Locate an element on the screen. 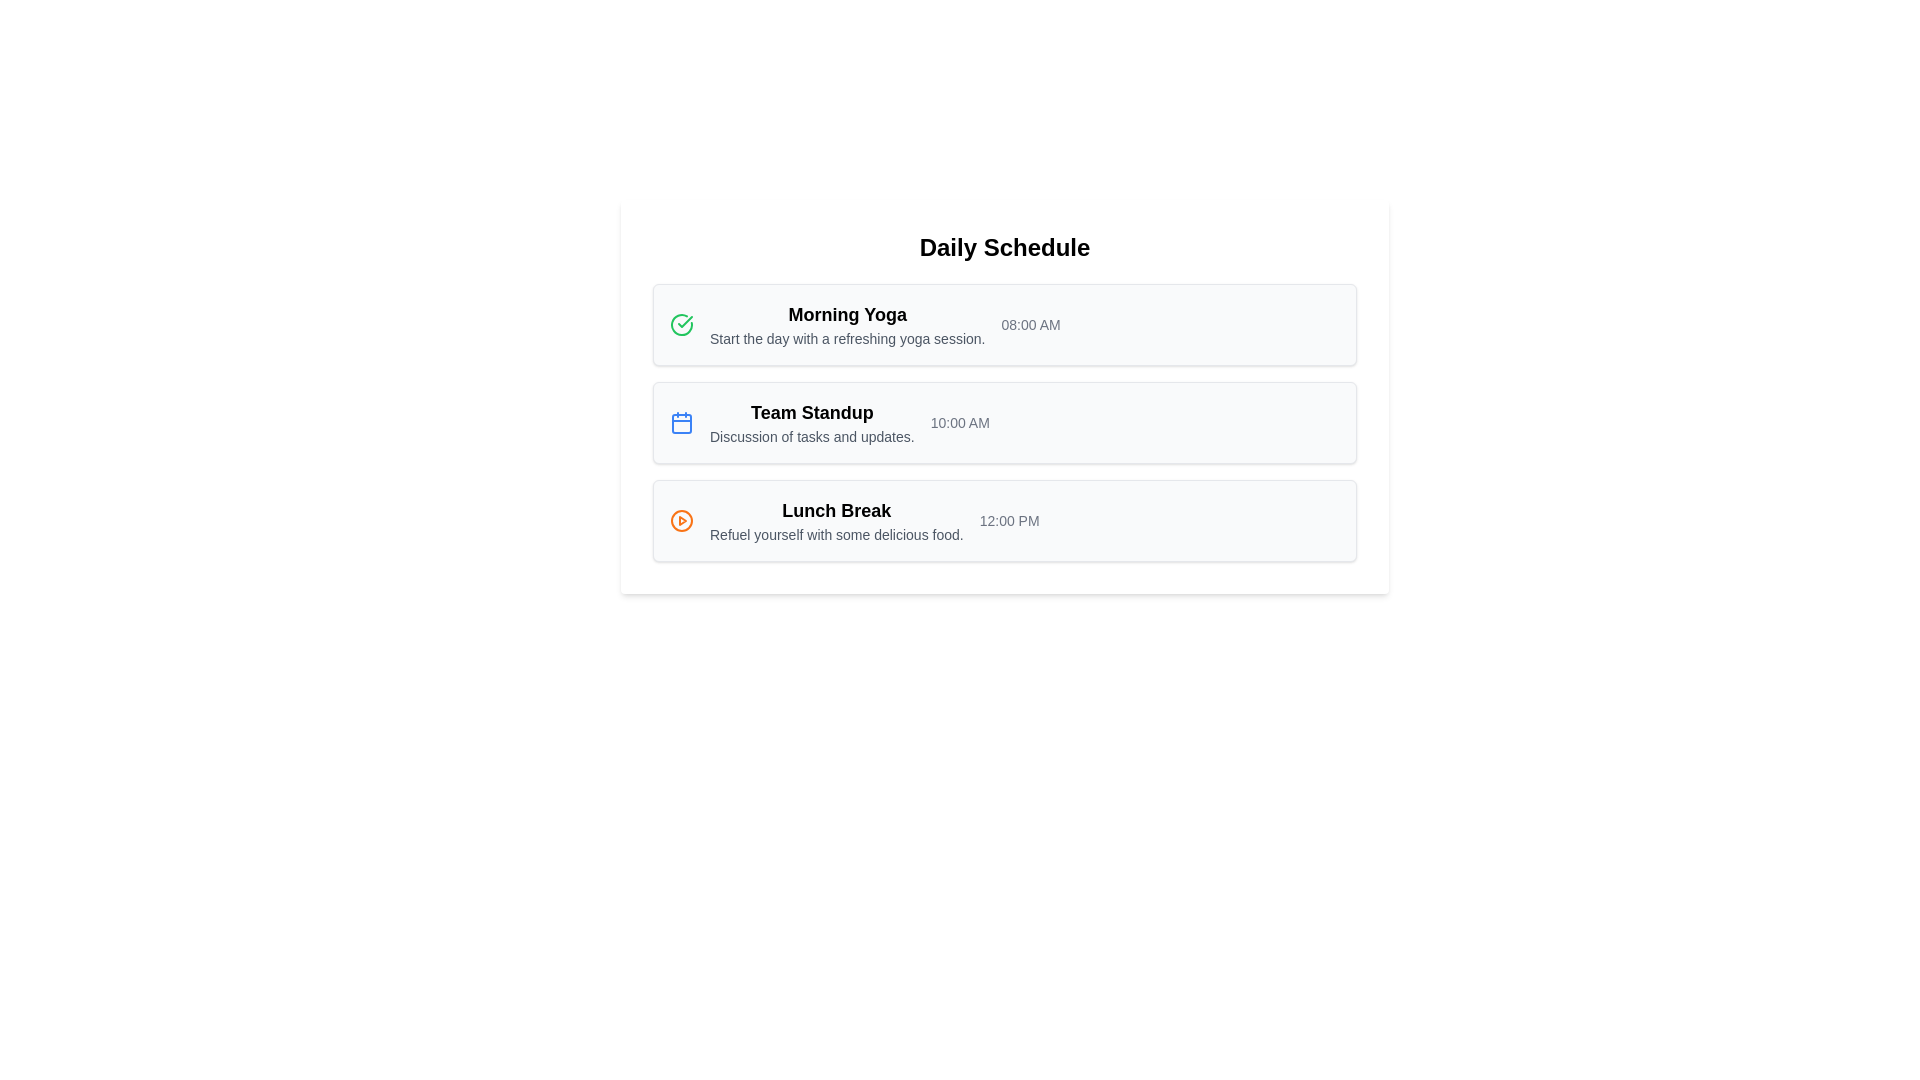  the static text description that reads 'Start the day with a refreshing yoga session.', which is styled in a small gray font and located below the heading 'Morning Yoga' is located at coordinates (847, 338).